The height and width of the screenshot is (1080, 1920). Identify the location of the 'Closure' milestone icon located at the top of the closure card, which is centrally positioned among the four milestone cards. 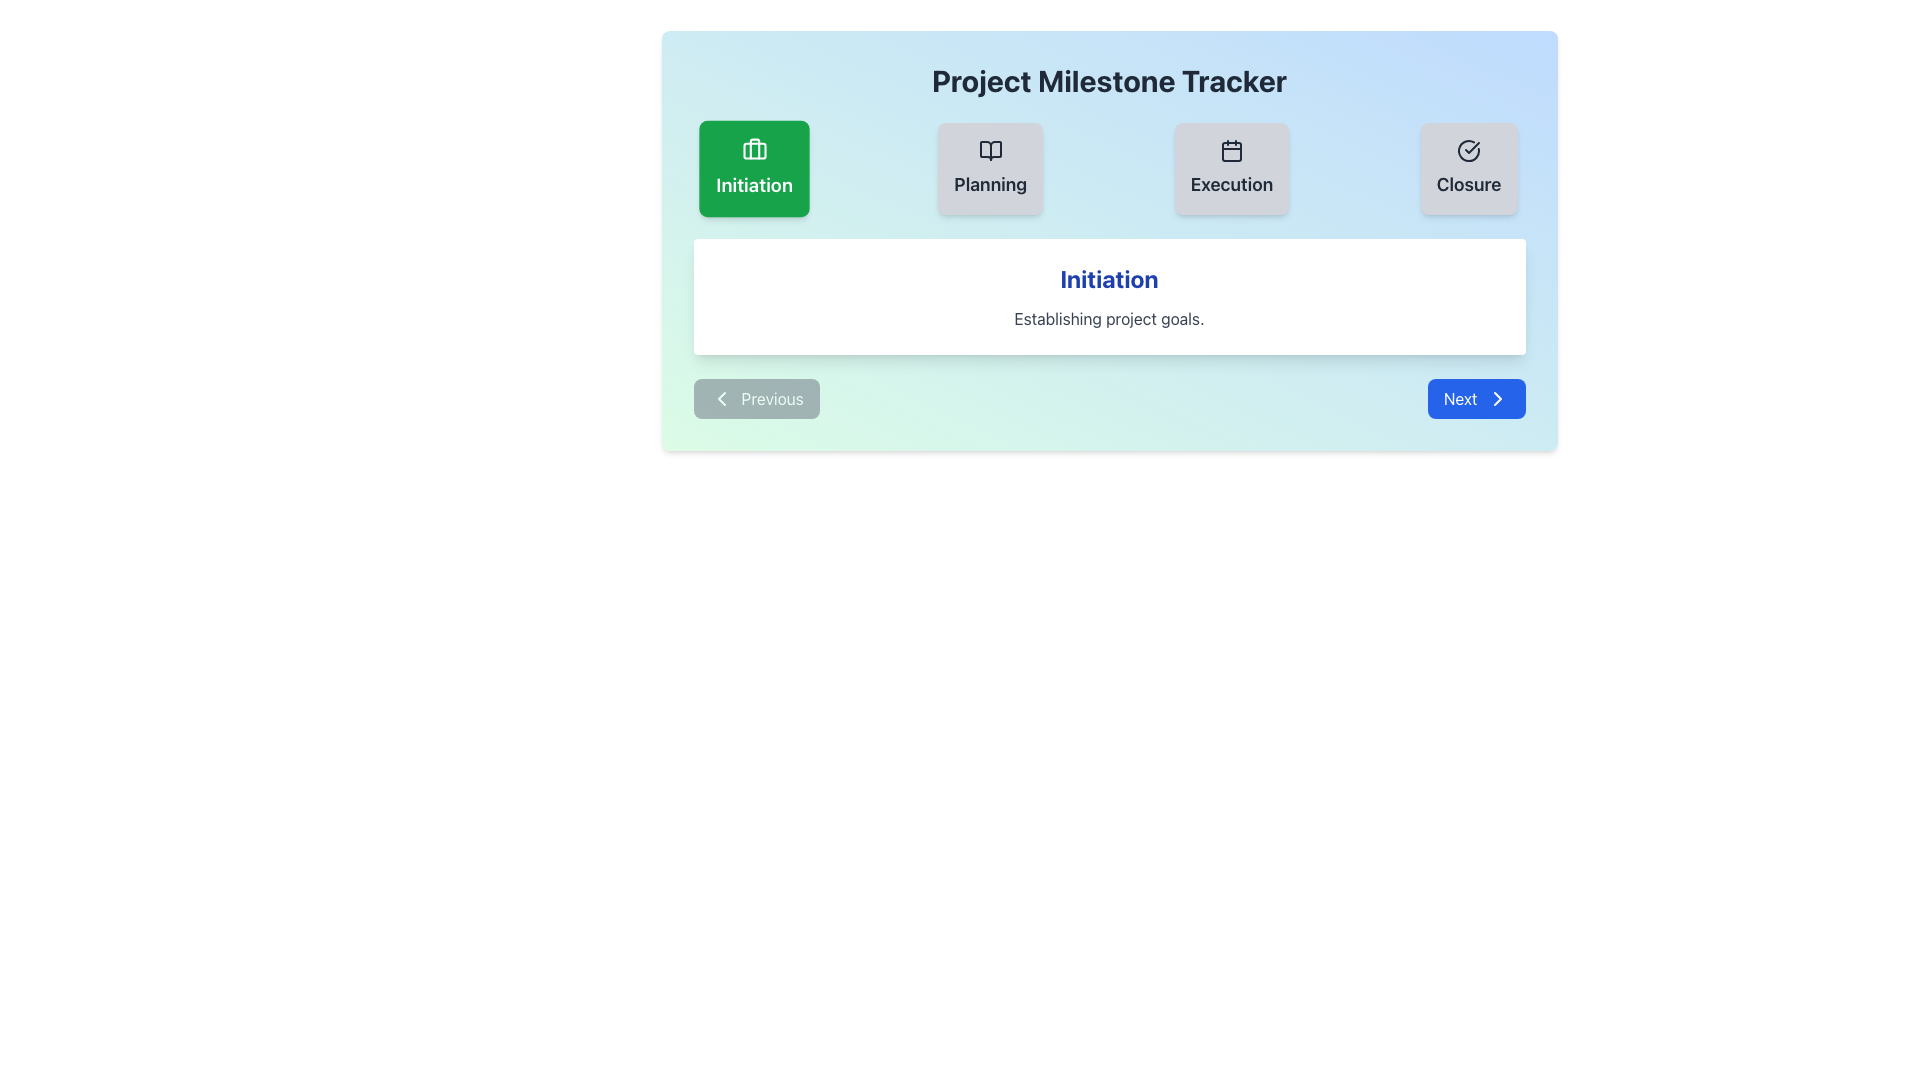
(1469, 149).